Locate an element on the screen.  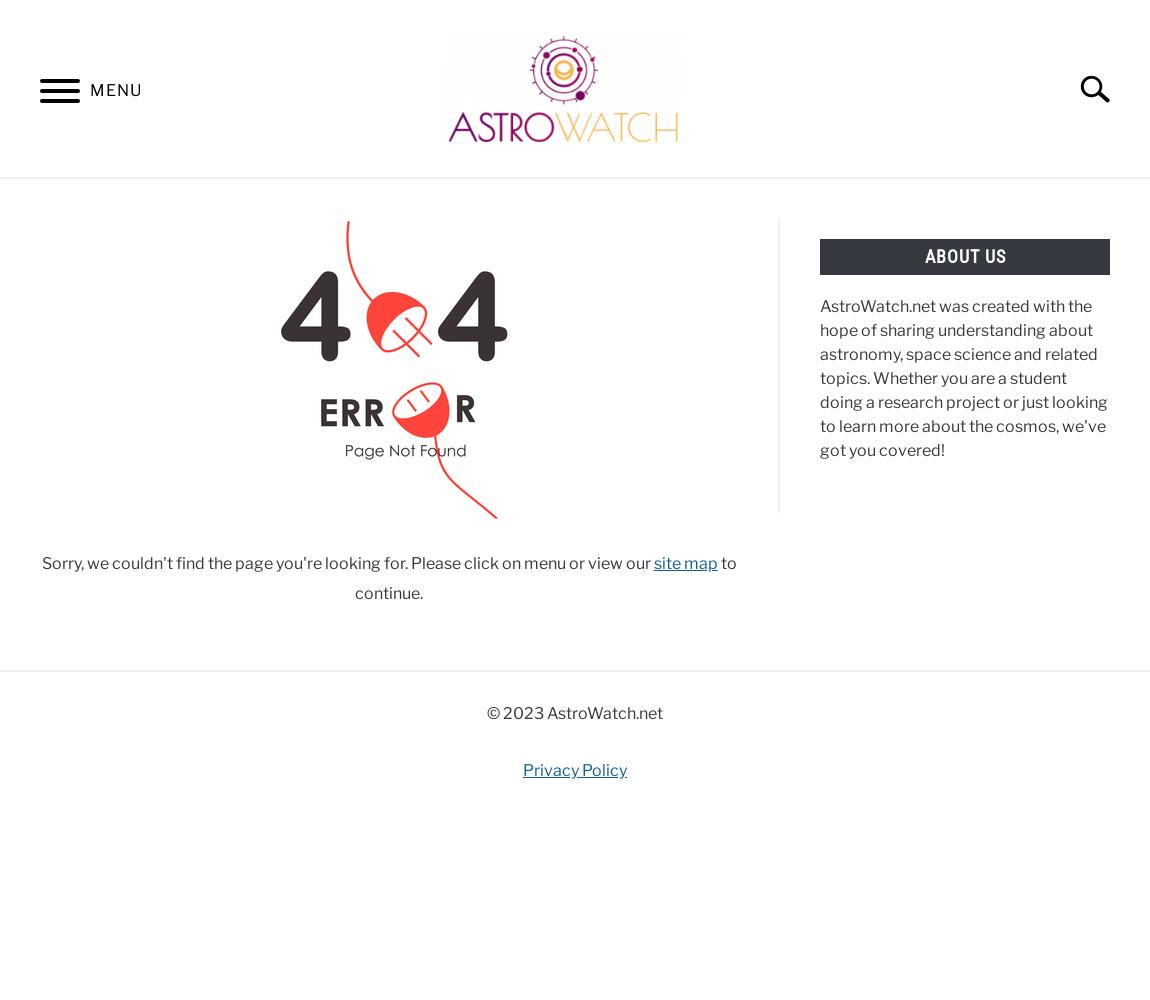
'MENU' is located at coordinates (89, 88).